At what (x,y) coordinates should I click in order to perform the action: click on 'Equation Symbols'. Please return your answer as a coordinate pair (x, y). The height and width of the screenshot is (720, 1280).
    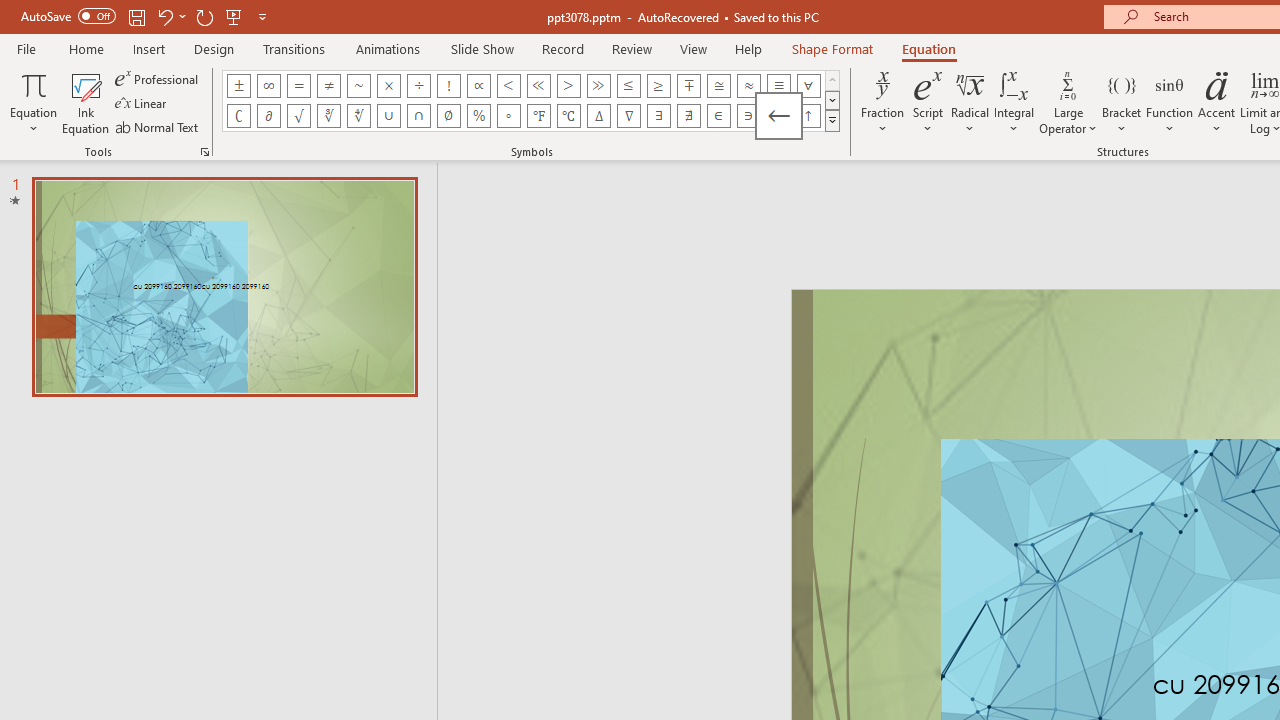
    Looking at the image, I should click on (832, 120).